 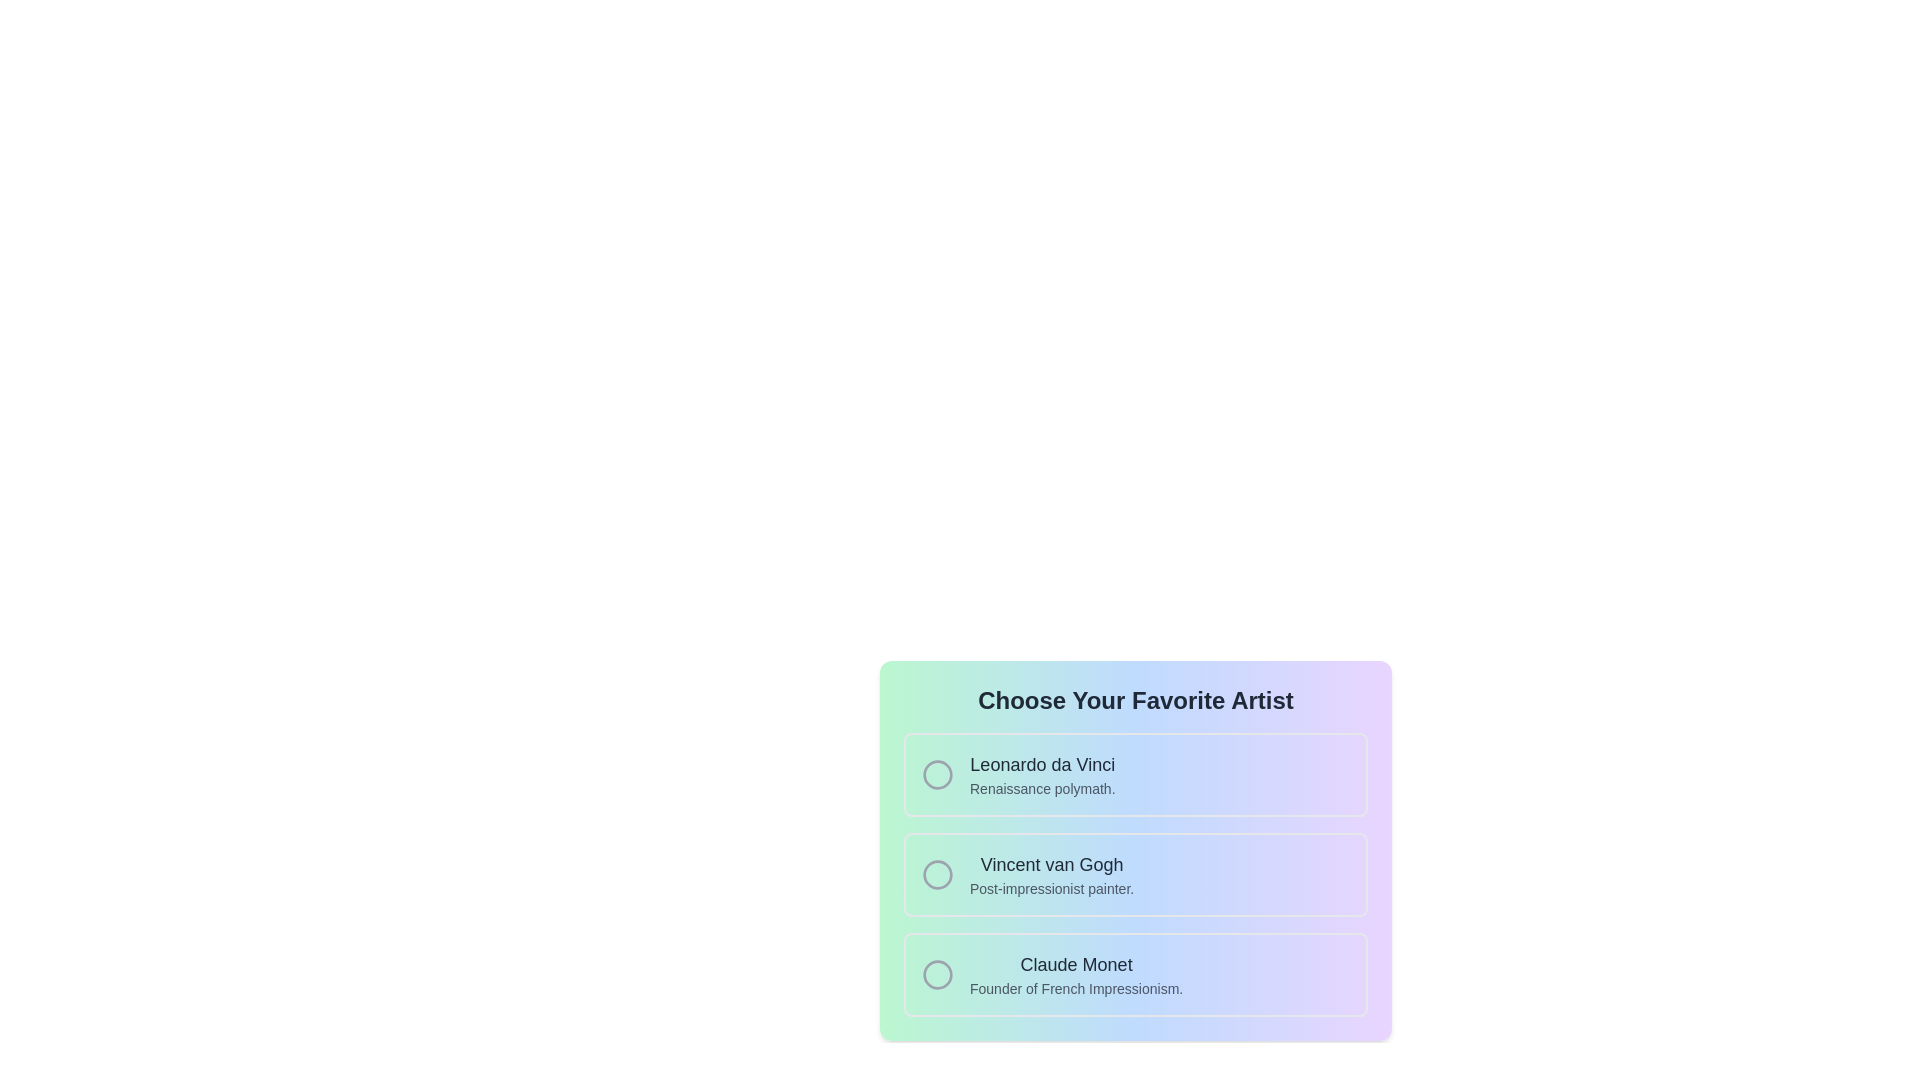 I want to click on the descriptive subtitle for 'Leonardo da Vinci' which specifies him as a 'Renaissance polymath', located directly below the heading in the vertical list of selectable items, so click(x=1041, y=788).